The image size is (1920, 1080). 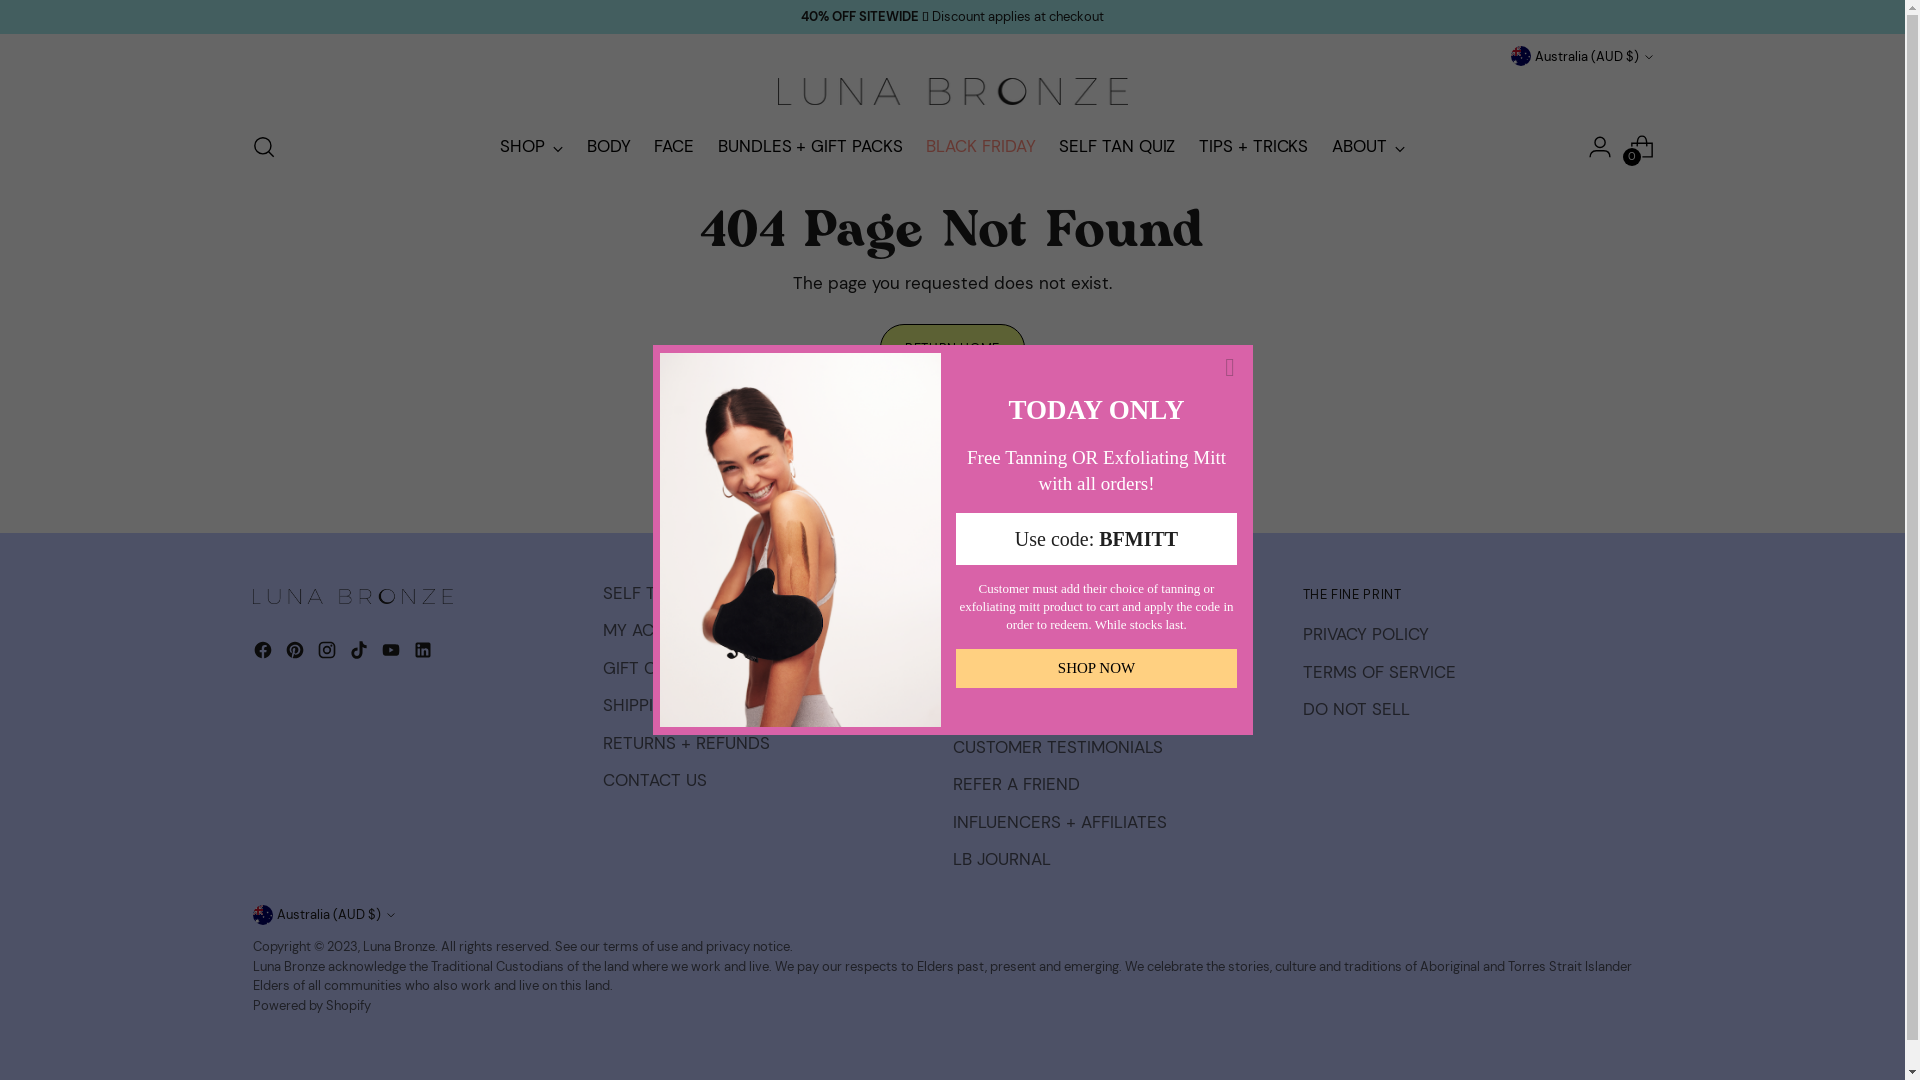 I want to click on 'SHIPPING', so click(x=638, y=704).